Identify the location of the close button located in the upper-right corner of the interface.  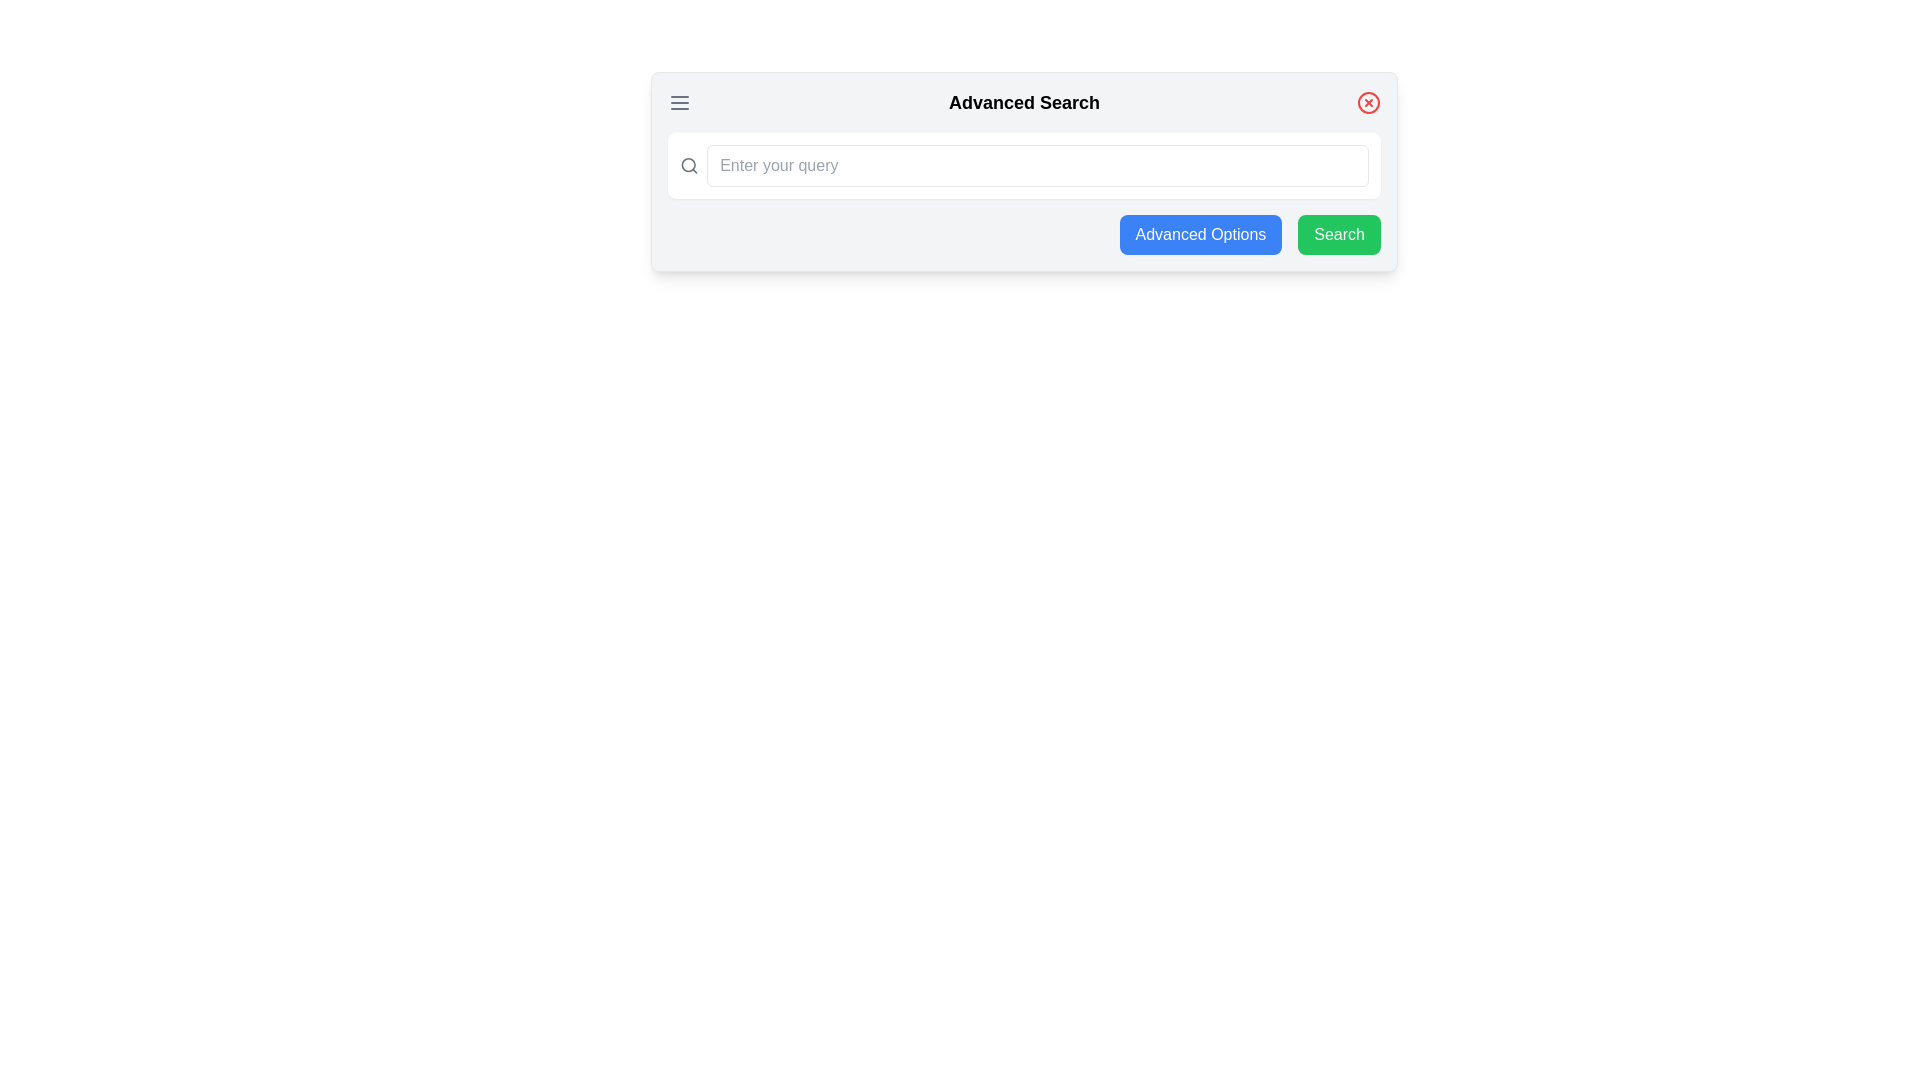
(1367, 103).